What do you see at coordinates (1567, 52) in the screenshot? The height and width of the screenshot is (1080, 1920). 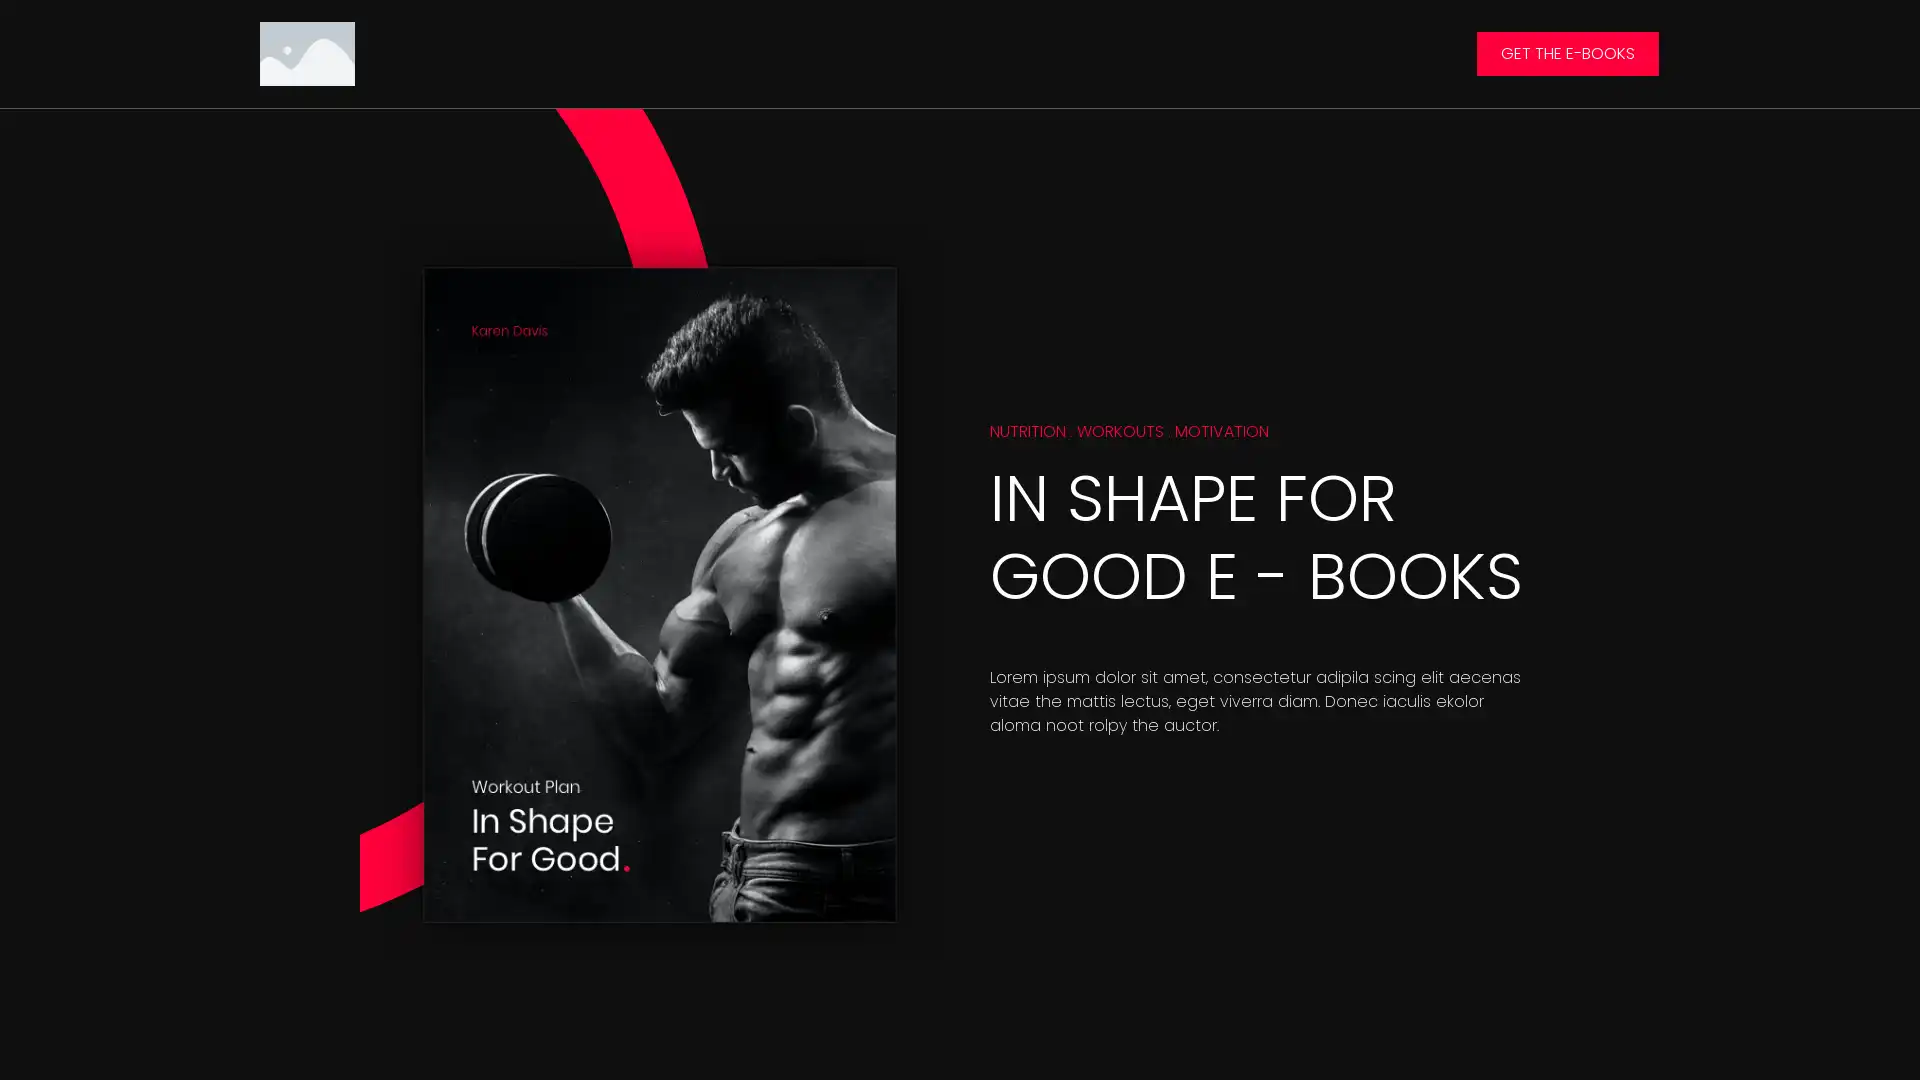 I see `GET THE E-BOOKS` at bounding box center [1567, 52].